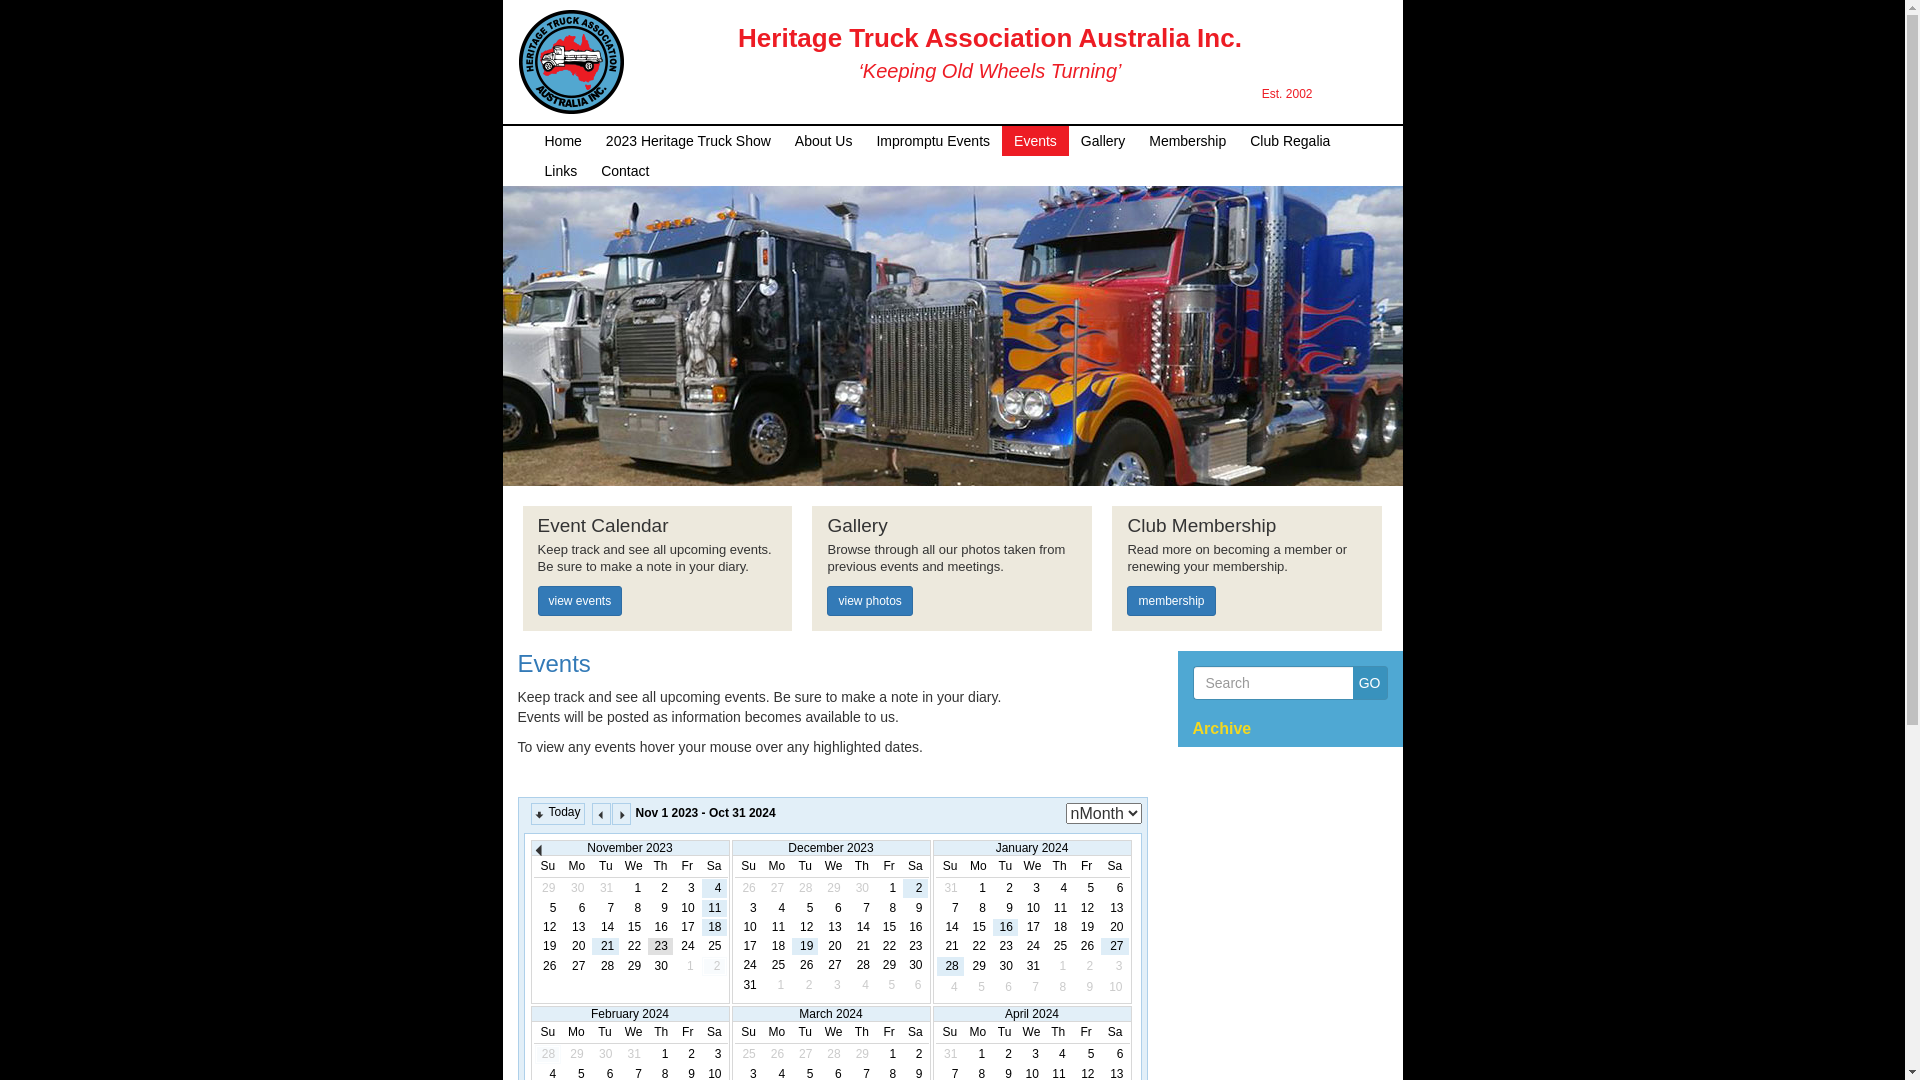 The height and width of the screenshot is (1080, 1920). What do you see at coordinates (820, 945) in the screenshot?
I see `'20'` at bounding box center [820, 945].